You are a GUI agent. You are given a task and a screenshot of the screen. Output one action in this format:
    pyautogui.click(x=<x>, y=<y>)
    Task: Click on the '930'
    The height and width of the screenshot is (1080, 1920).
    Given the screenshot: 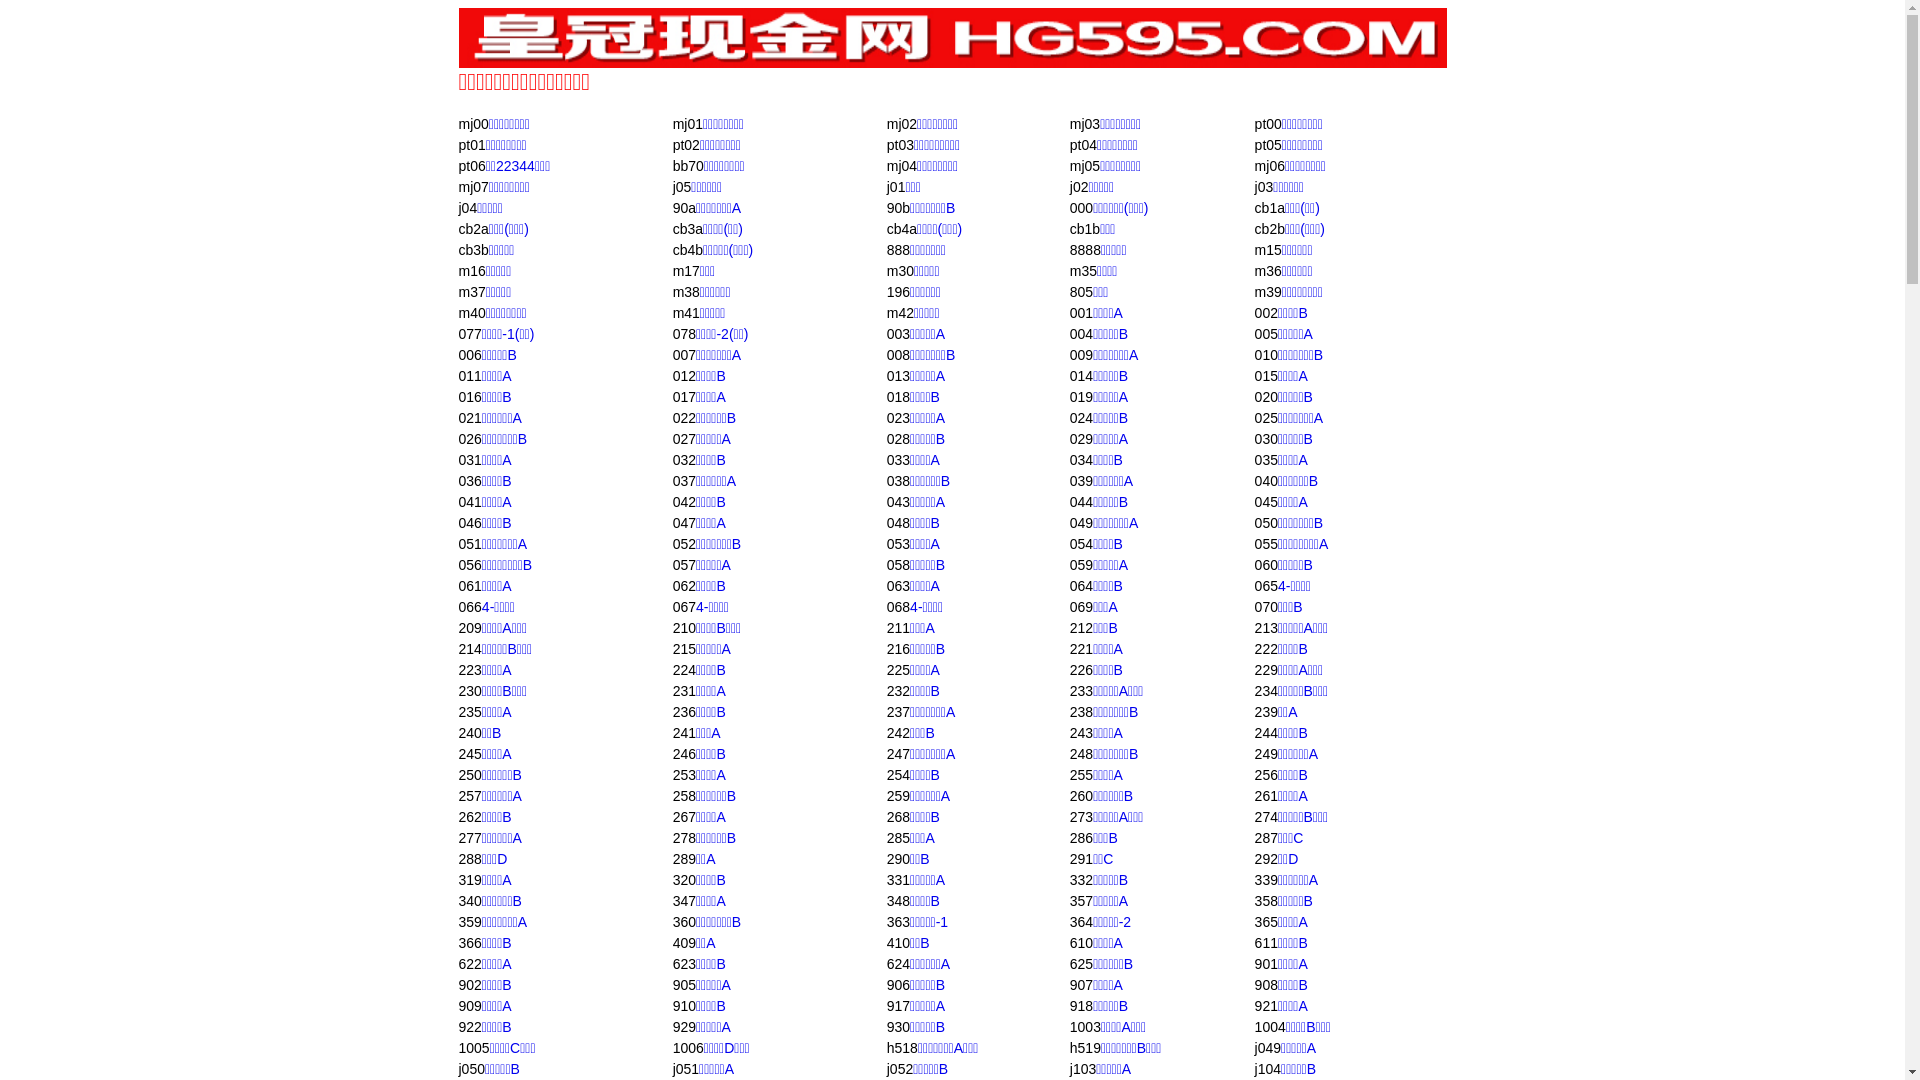 What is the action you would take?
    pyautogui.click(x=897, y=1026)
    